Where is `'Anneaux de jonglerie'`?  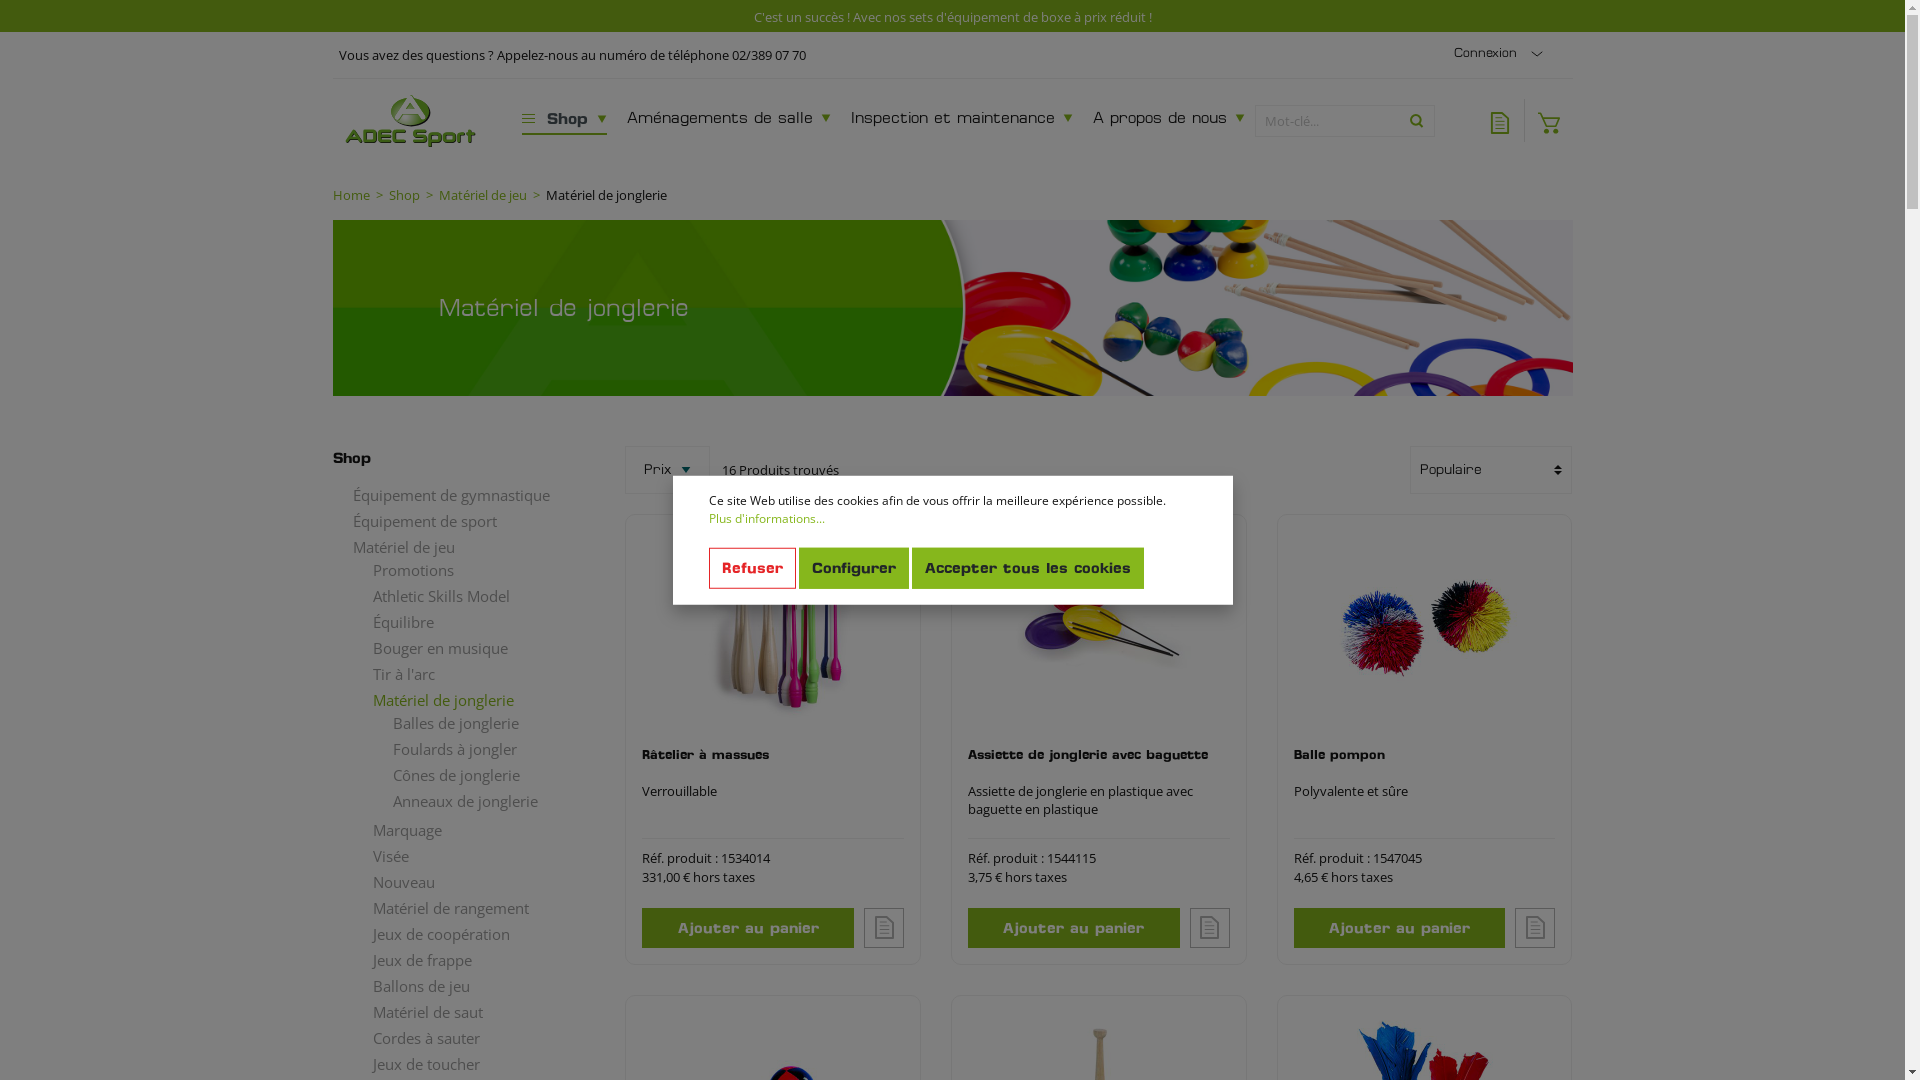 'Anneaux de jonglerie' is located at coordinates (477, 798).